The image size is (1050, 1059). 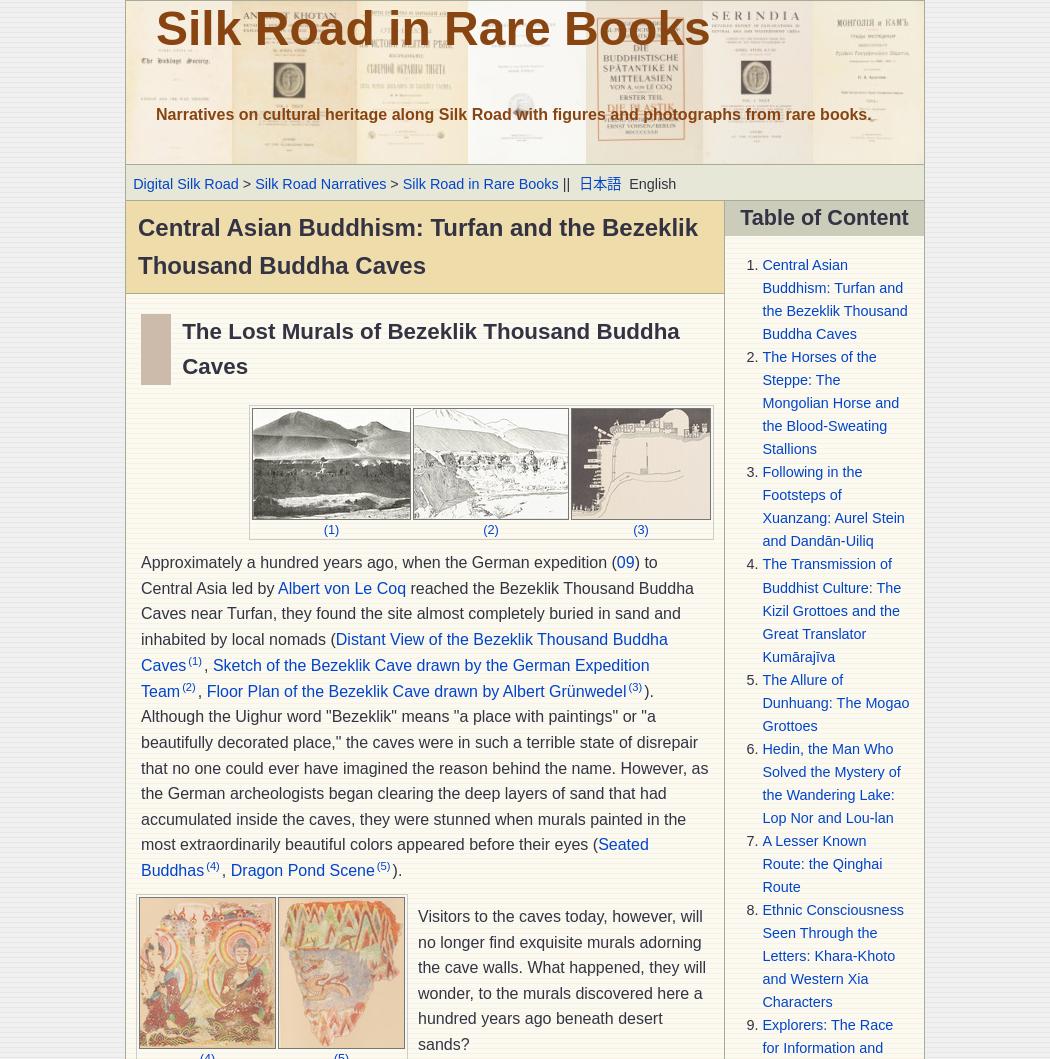 I want to click on 'Dragon Pond Scene', so click(x=229, y=870).